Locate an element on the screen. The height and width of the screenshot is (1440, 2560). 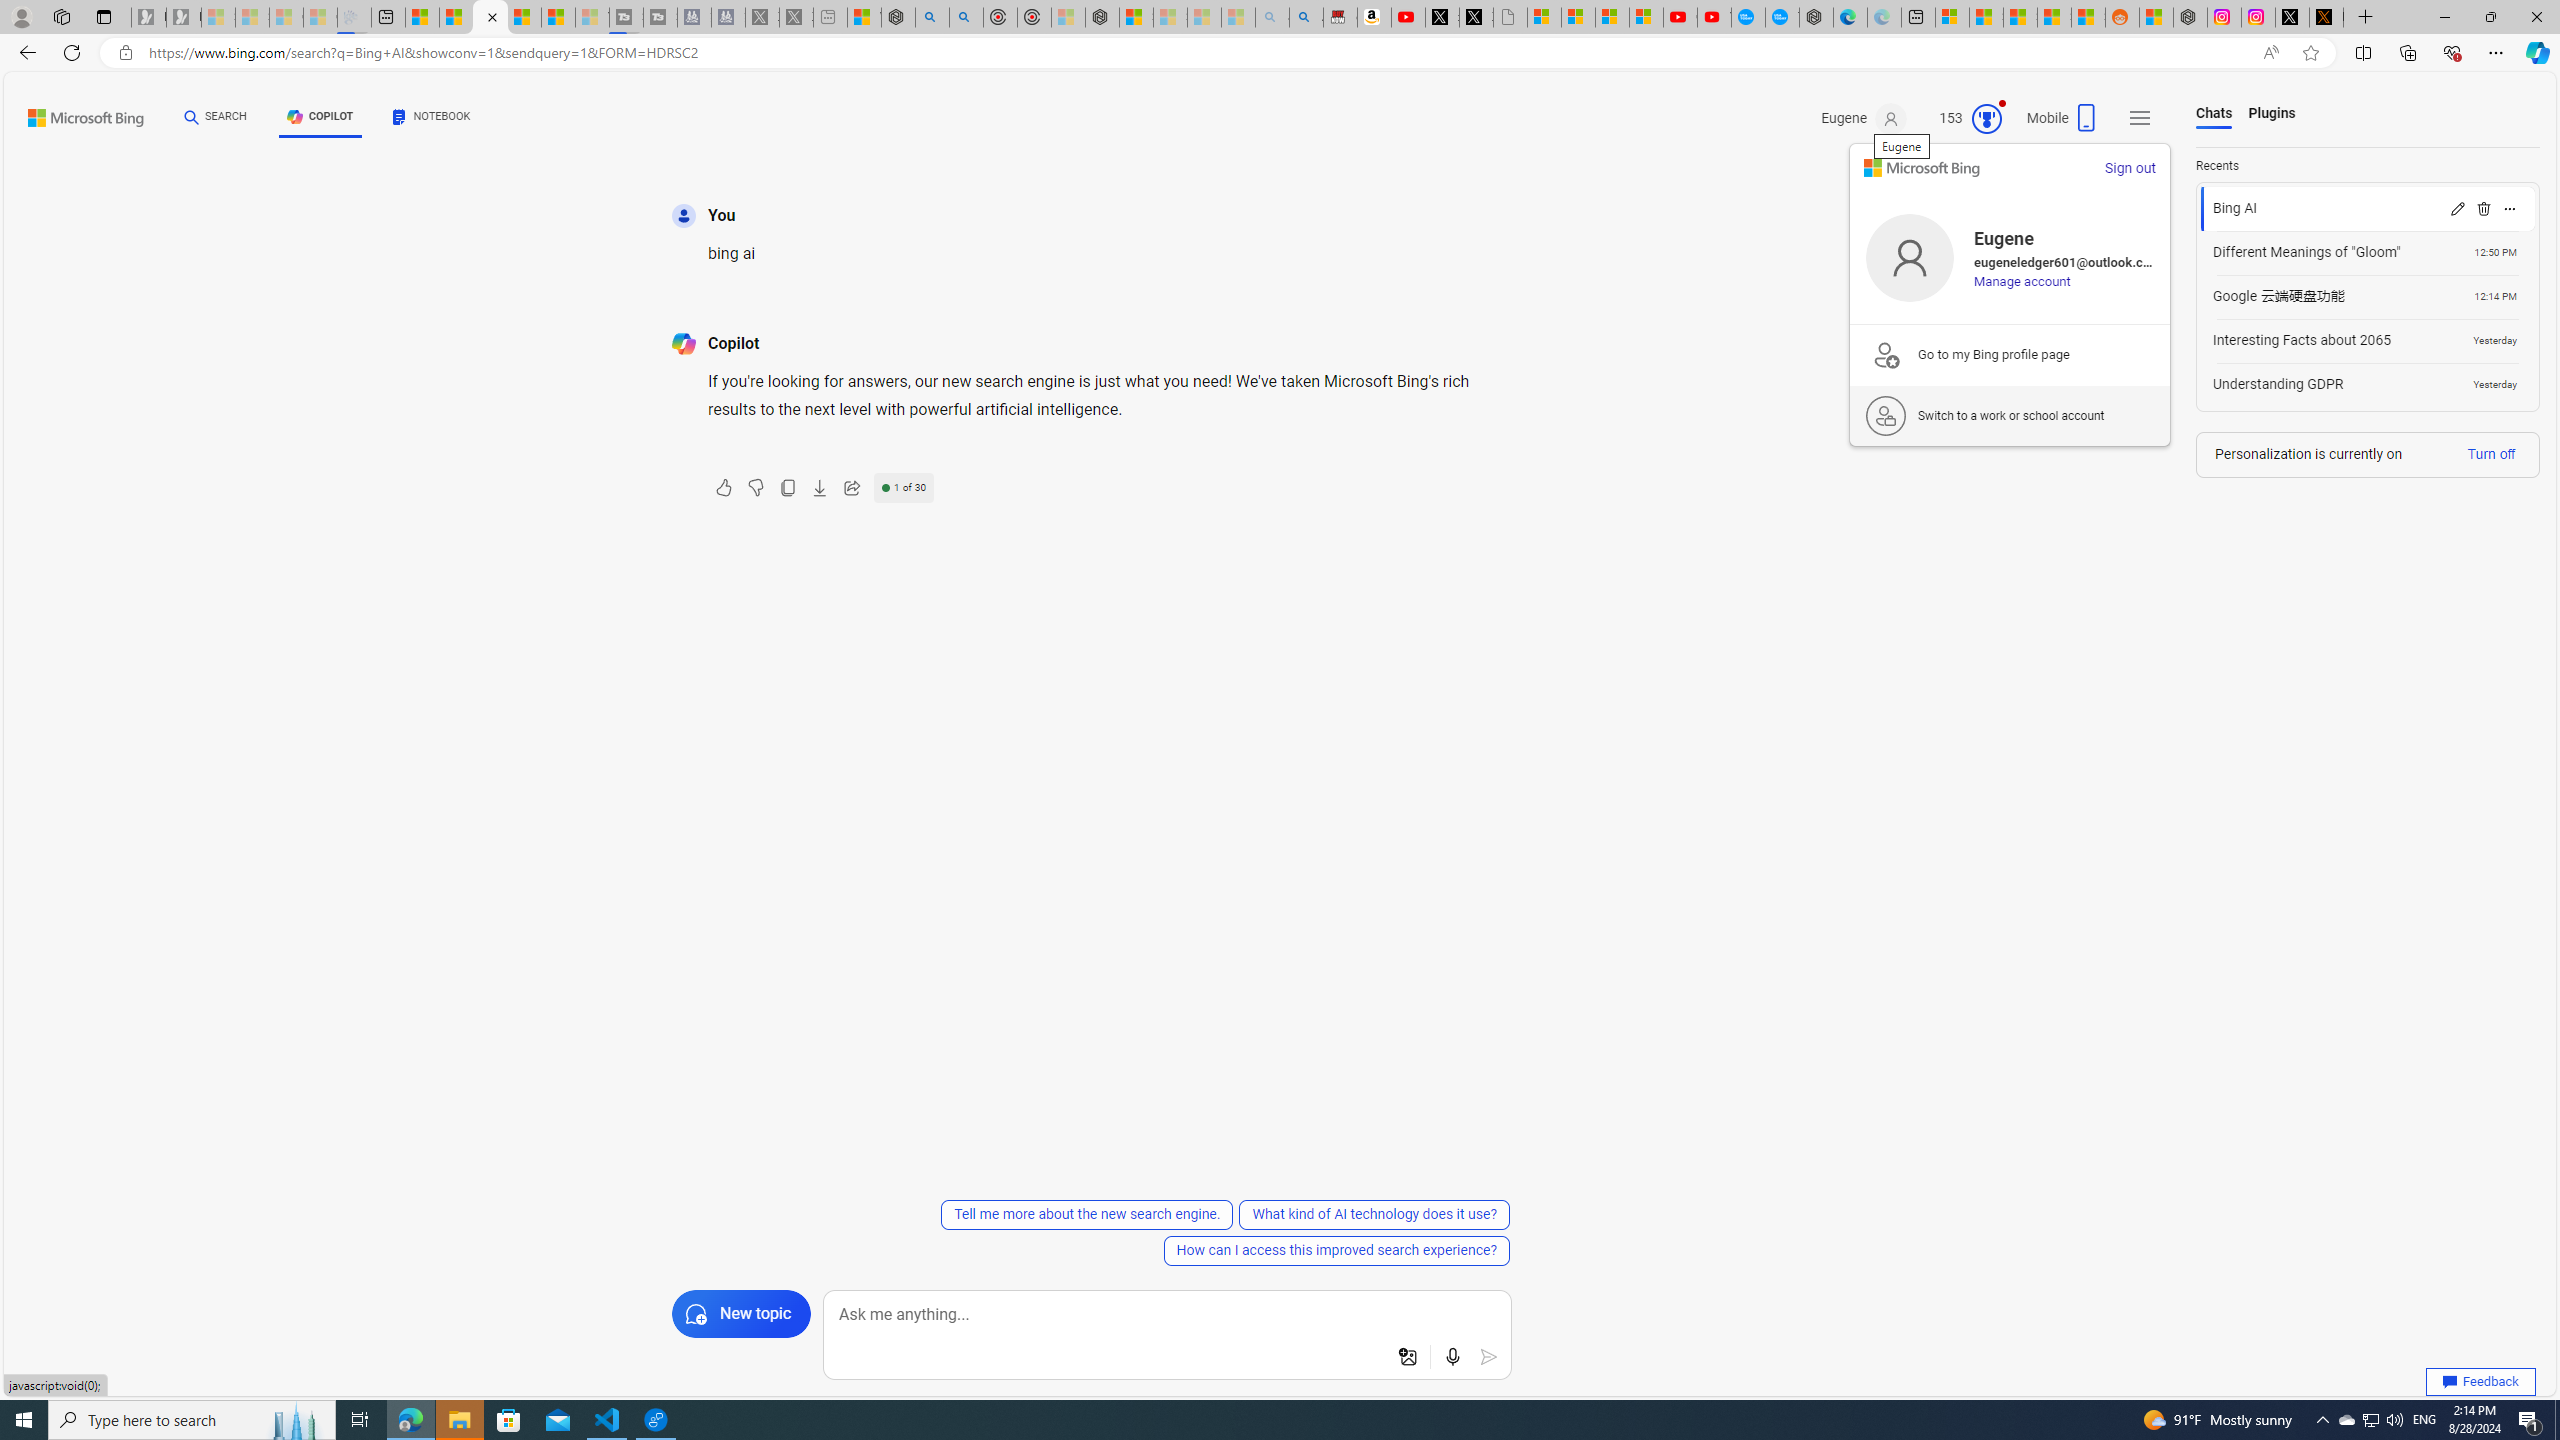
'poe ++ standard - Search' is located at coordinates (966, 16).